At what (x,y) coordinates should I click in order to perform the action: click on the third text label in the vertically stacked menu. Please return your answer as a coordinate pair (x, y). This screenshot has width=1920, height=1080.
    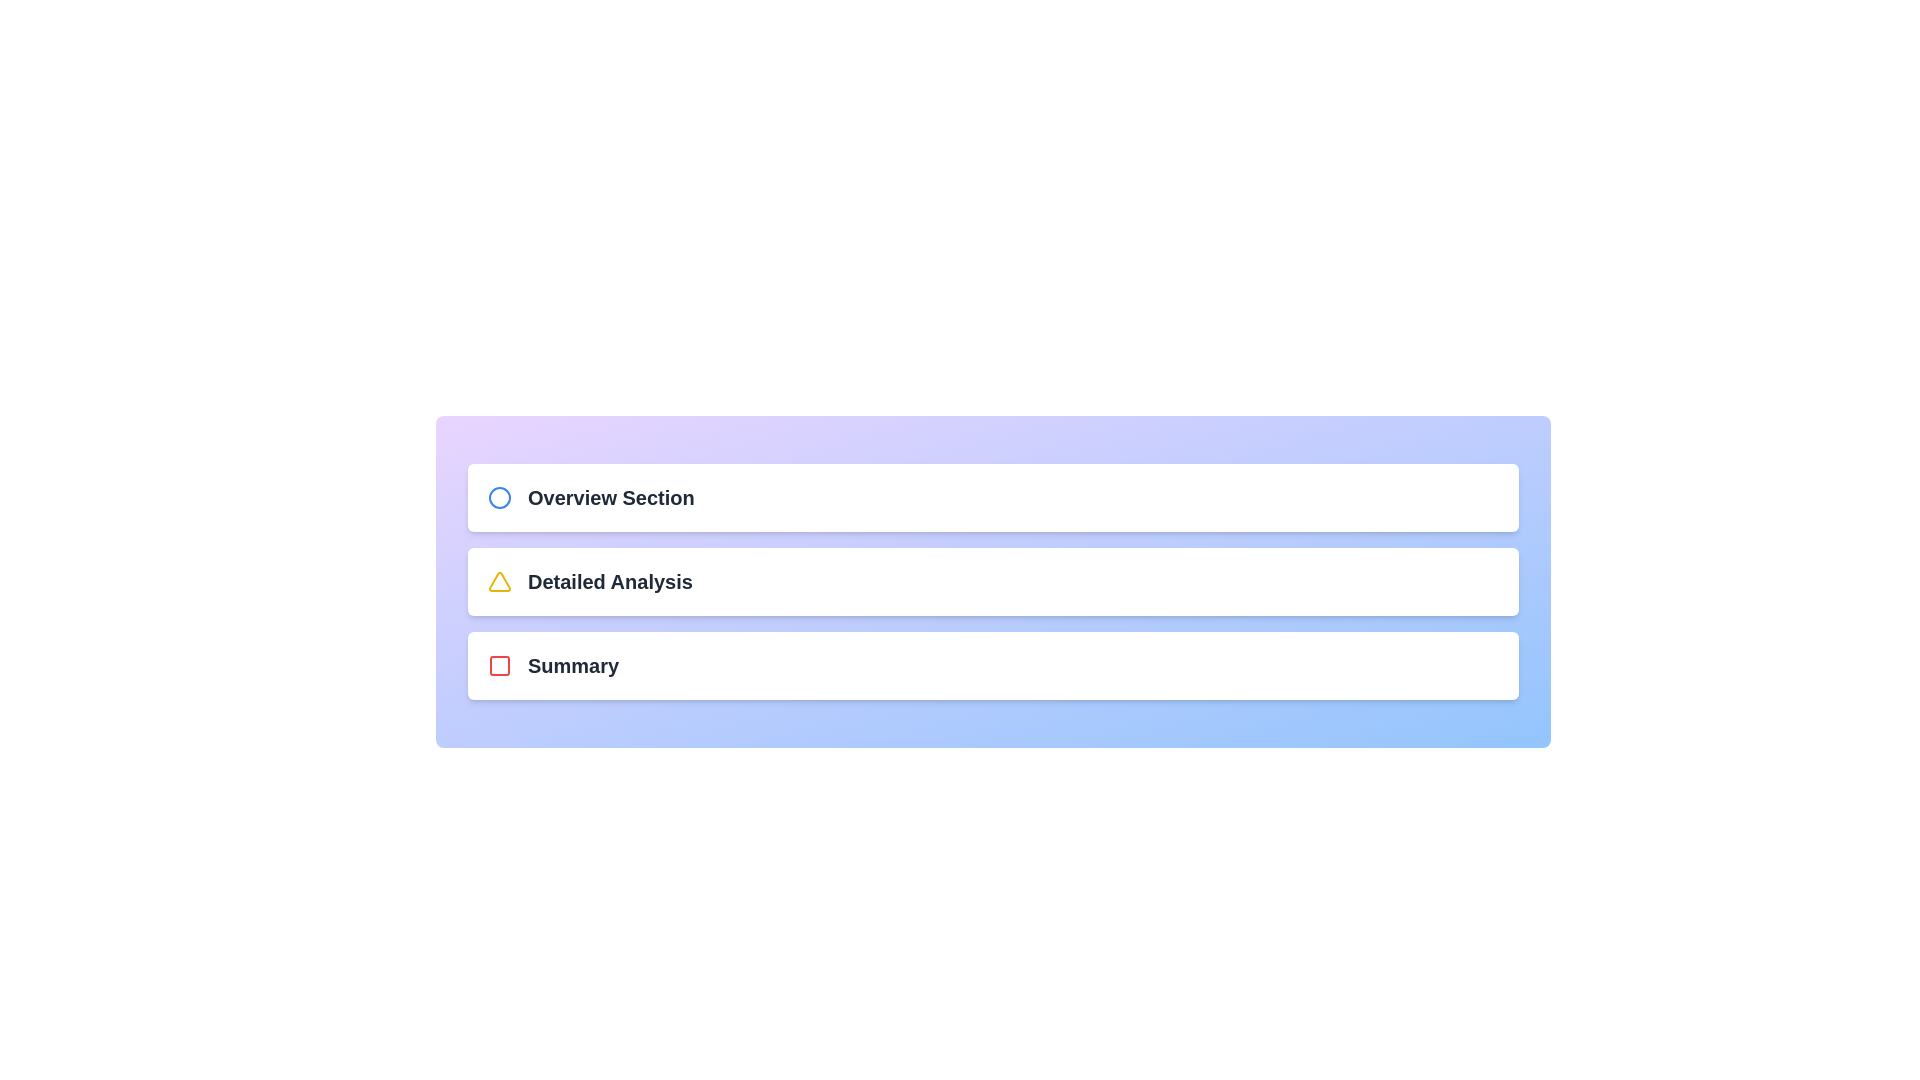
    Looking at the image, I should click on (572, 666).